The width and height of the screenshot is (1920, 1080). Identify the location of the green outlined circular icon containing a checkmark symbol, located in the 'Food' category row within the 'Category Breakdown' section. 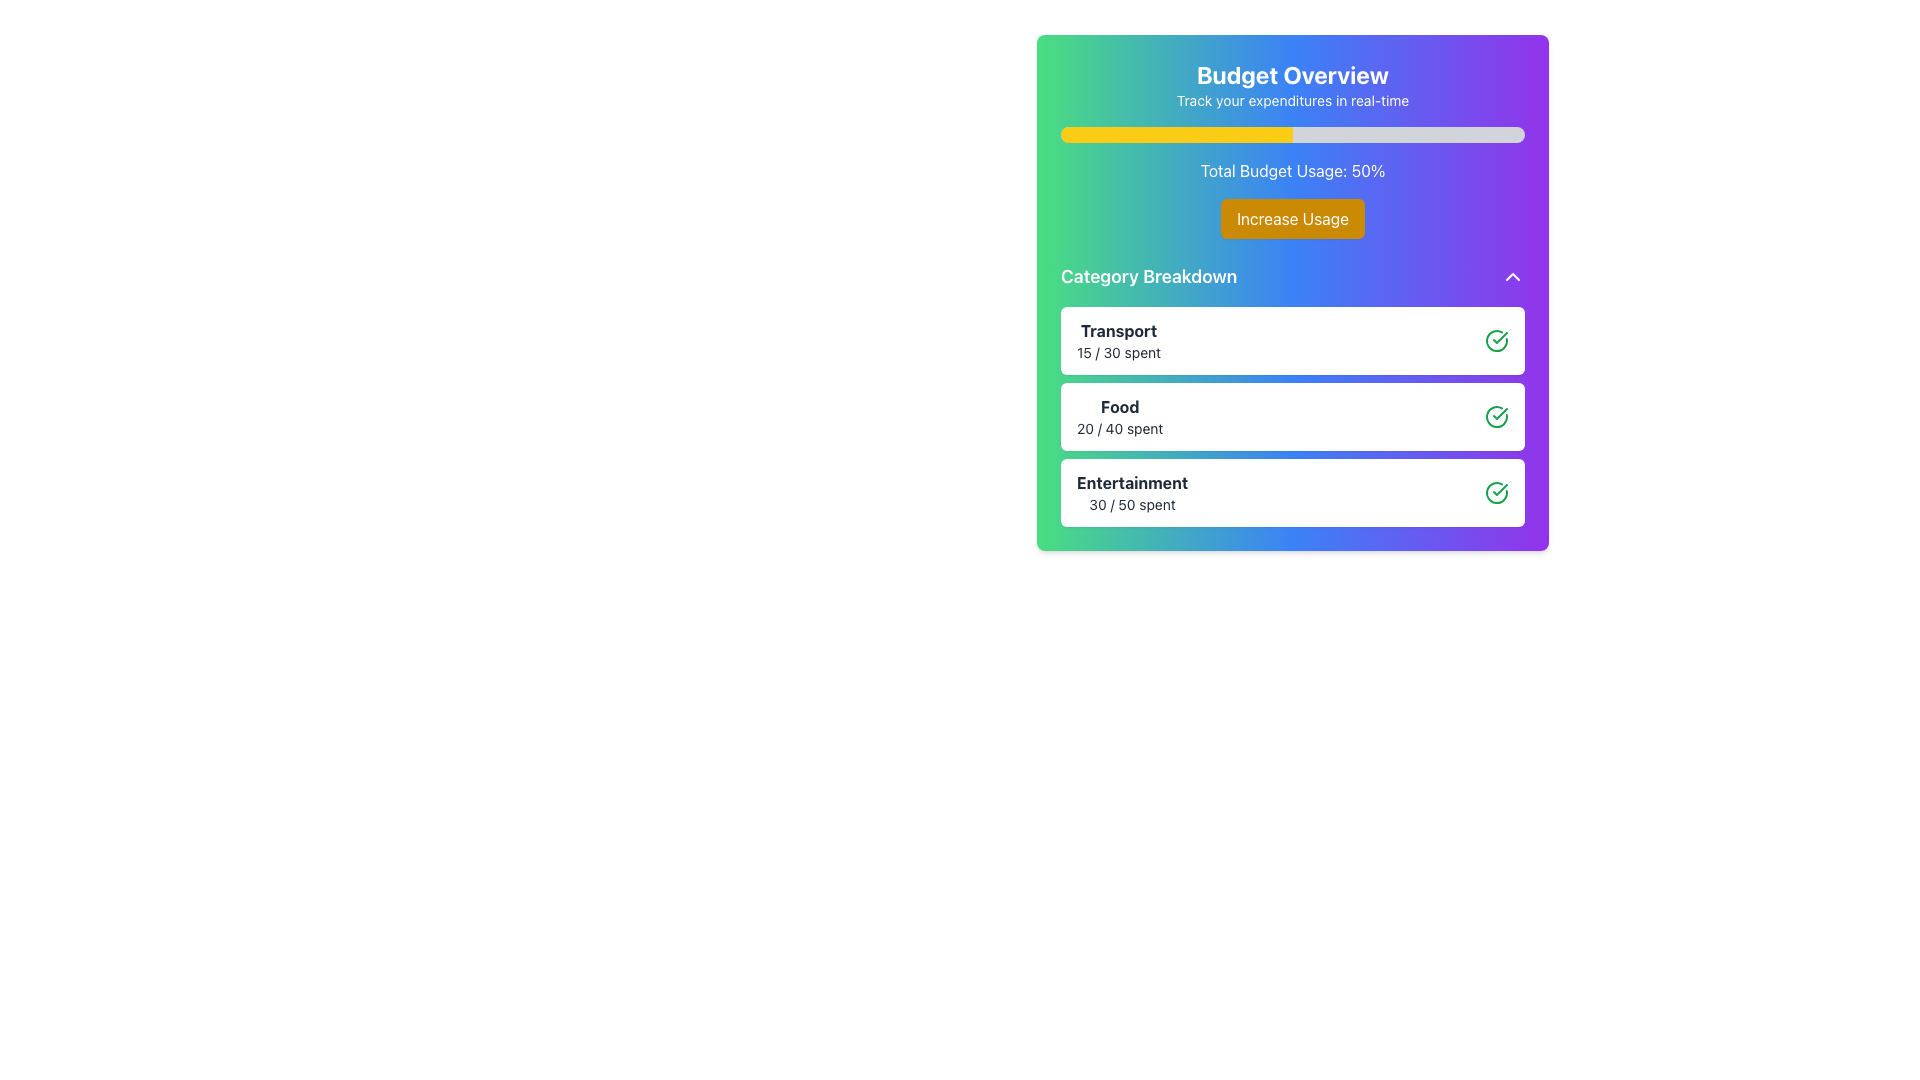
(1500, 337).